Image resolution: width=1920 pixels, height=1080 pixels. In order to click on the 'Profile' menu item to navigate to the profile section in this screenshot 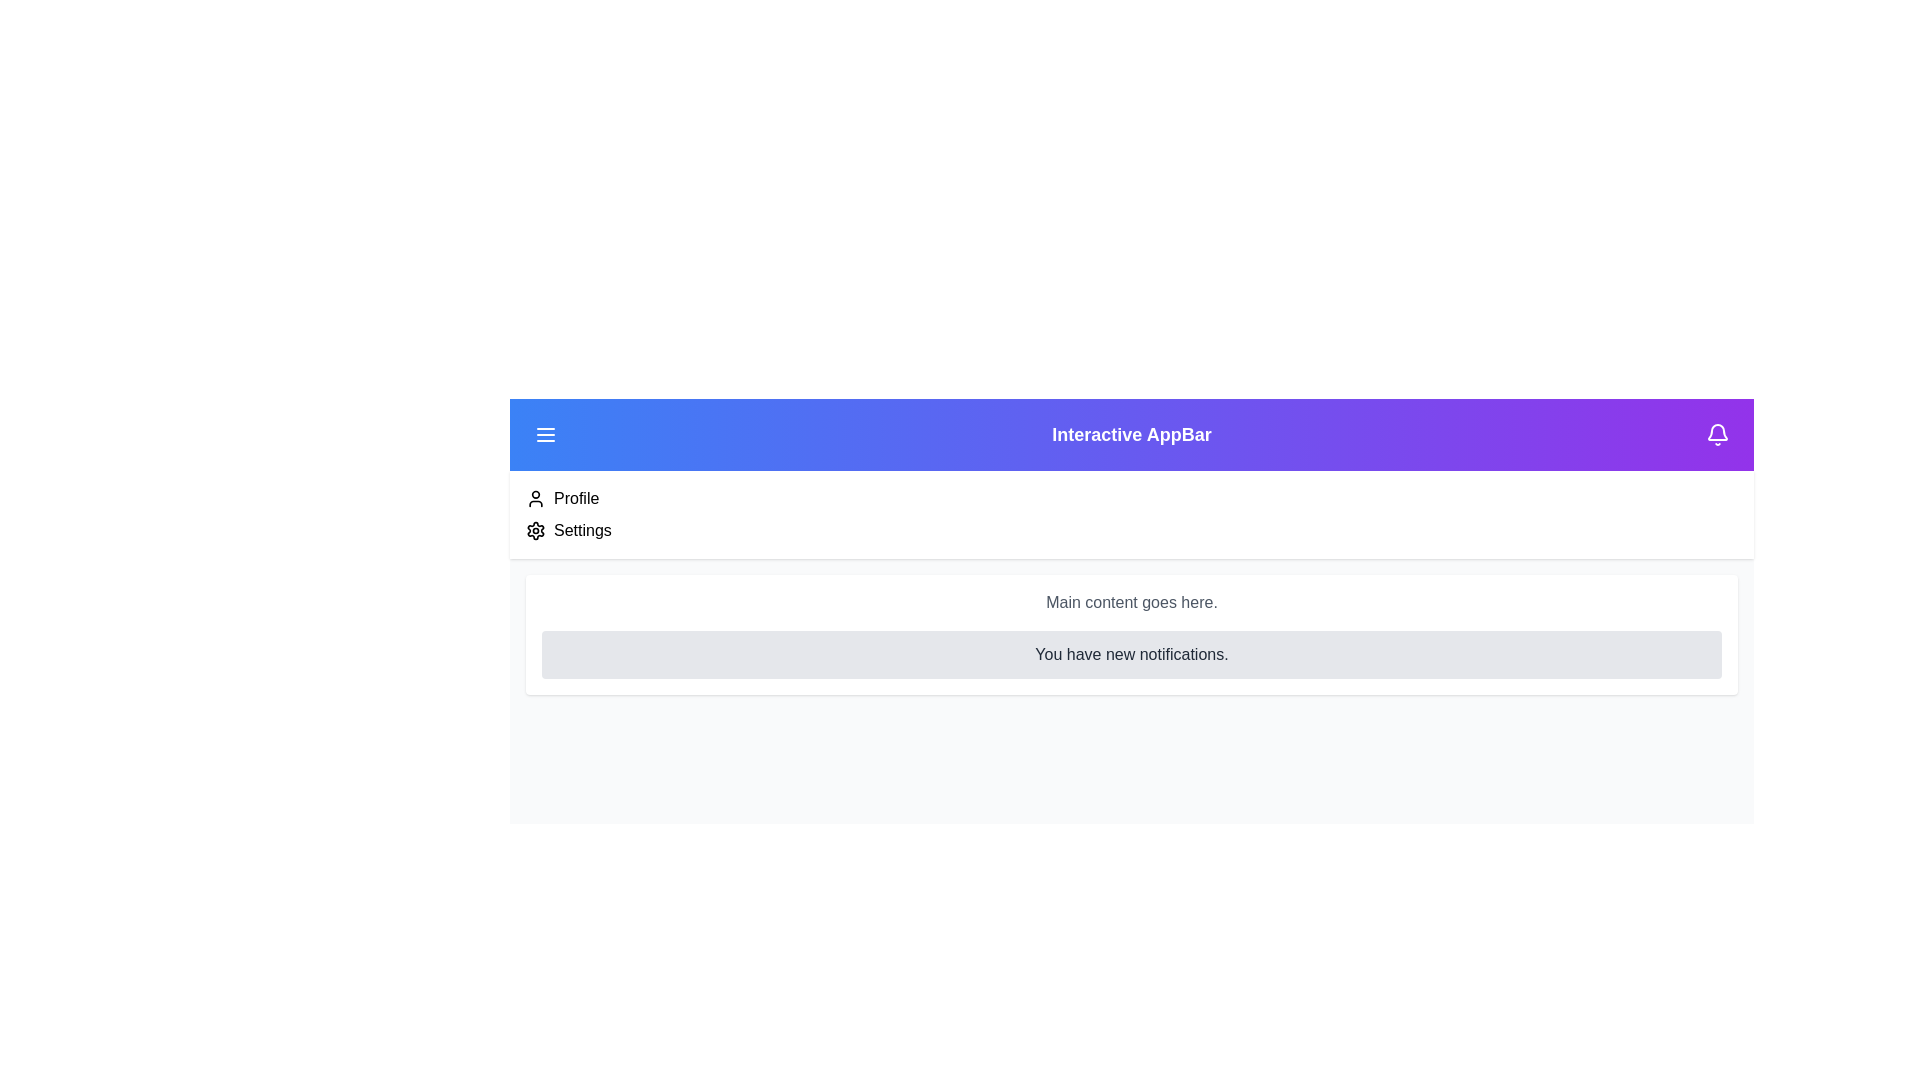, I will do `click(575, 497)`.